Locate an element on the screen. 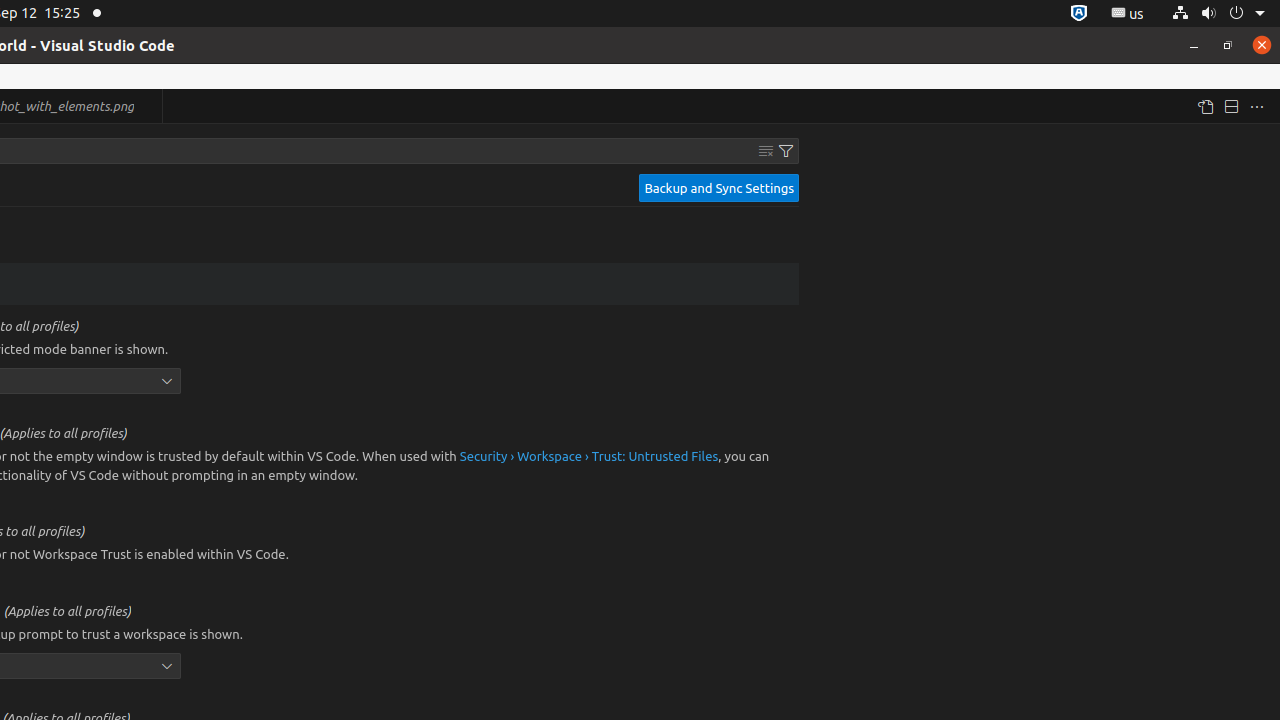 The height and width of the screenshot is (720, 1280). 'Split Editor Right (Ctrl+\) [Alt] Split Editor Down' is located at coordinates (1229, 106).